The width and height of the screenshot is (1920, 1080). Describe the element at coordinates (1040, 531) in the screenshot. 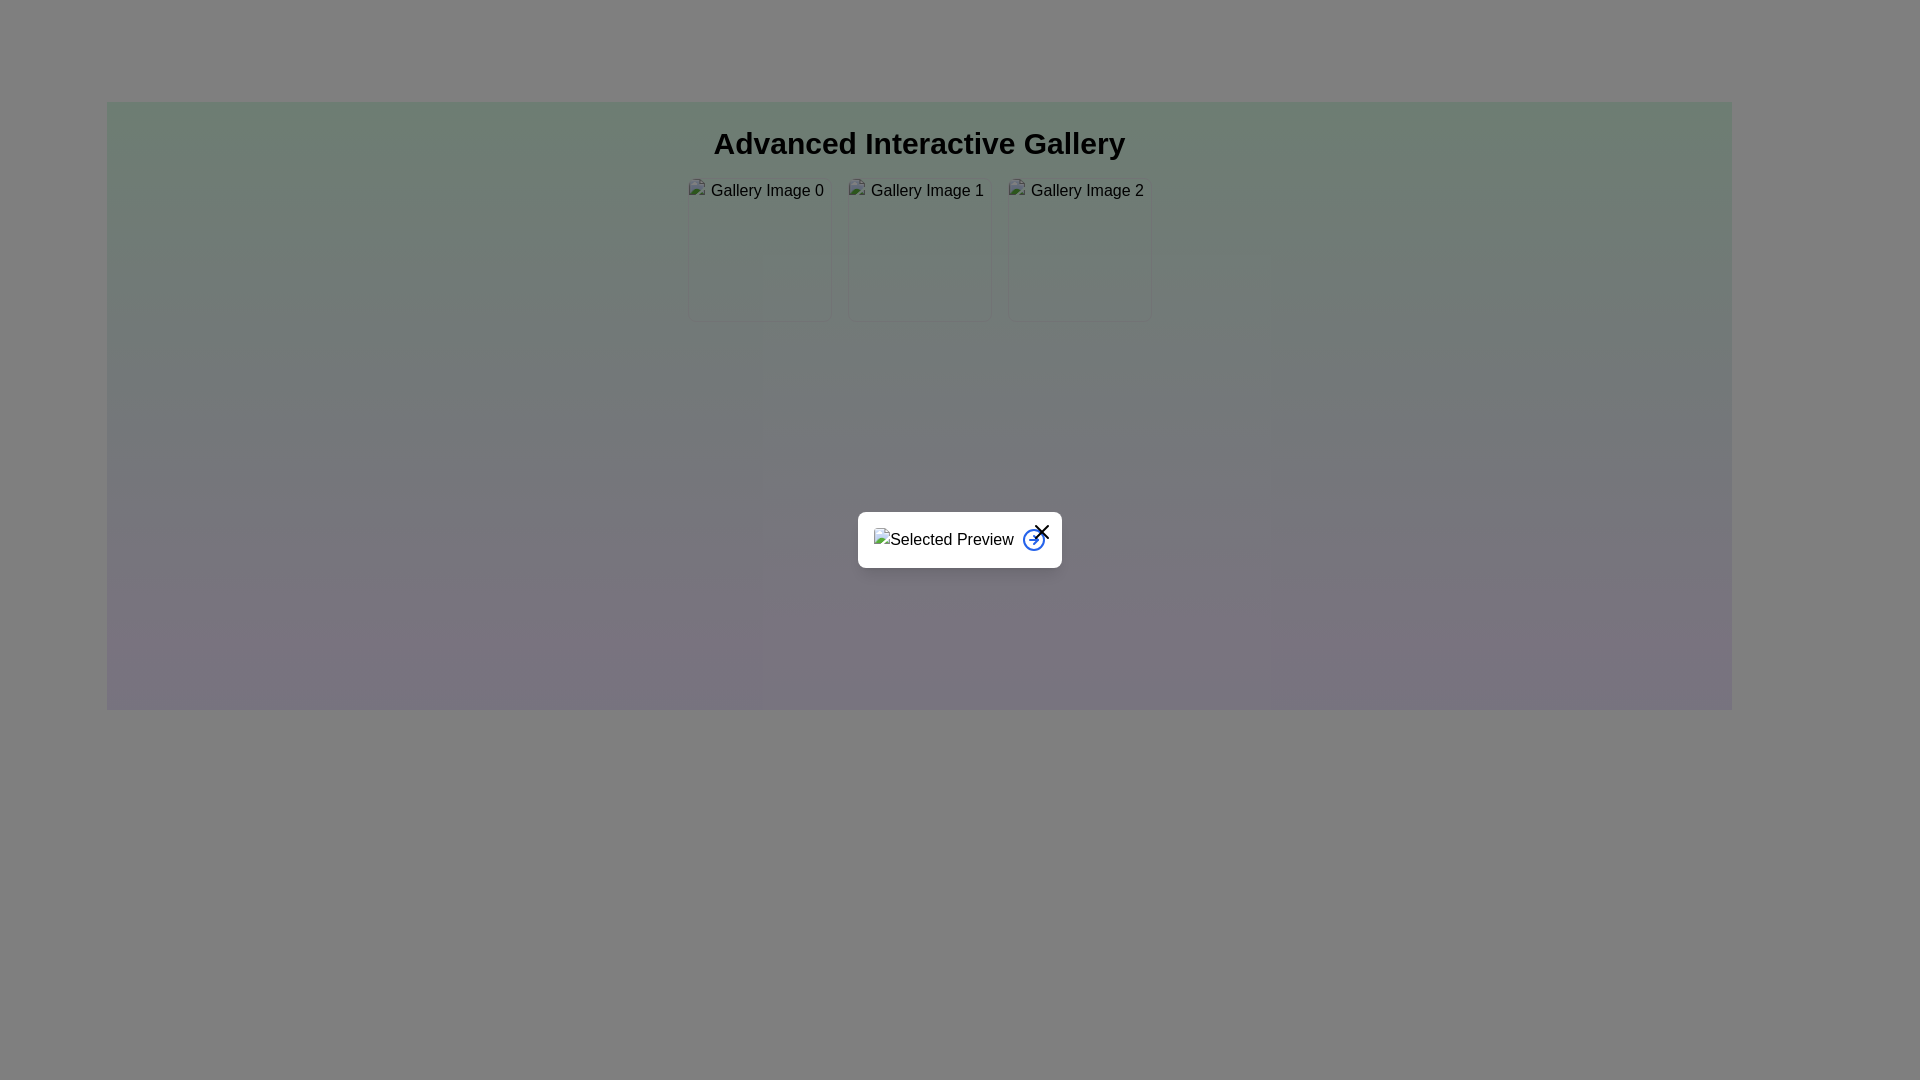

I see `the close button (styled as an 'X') located at the top-right corner of the white dialog box, above the 'Selected Preview' image` at that location.